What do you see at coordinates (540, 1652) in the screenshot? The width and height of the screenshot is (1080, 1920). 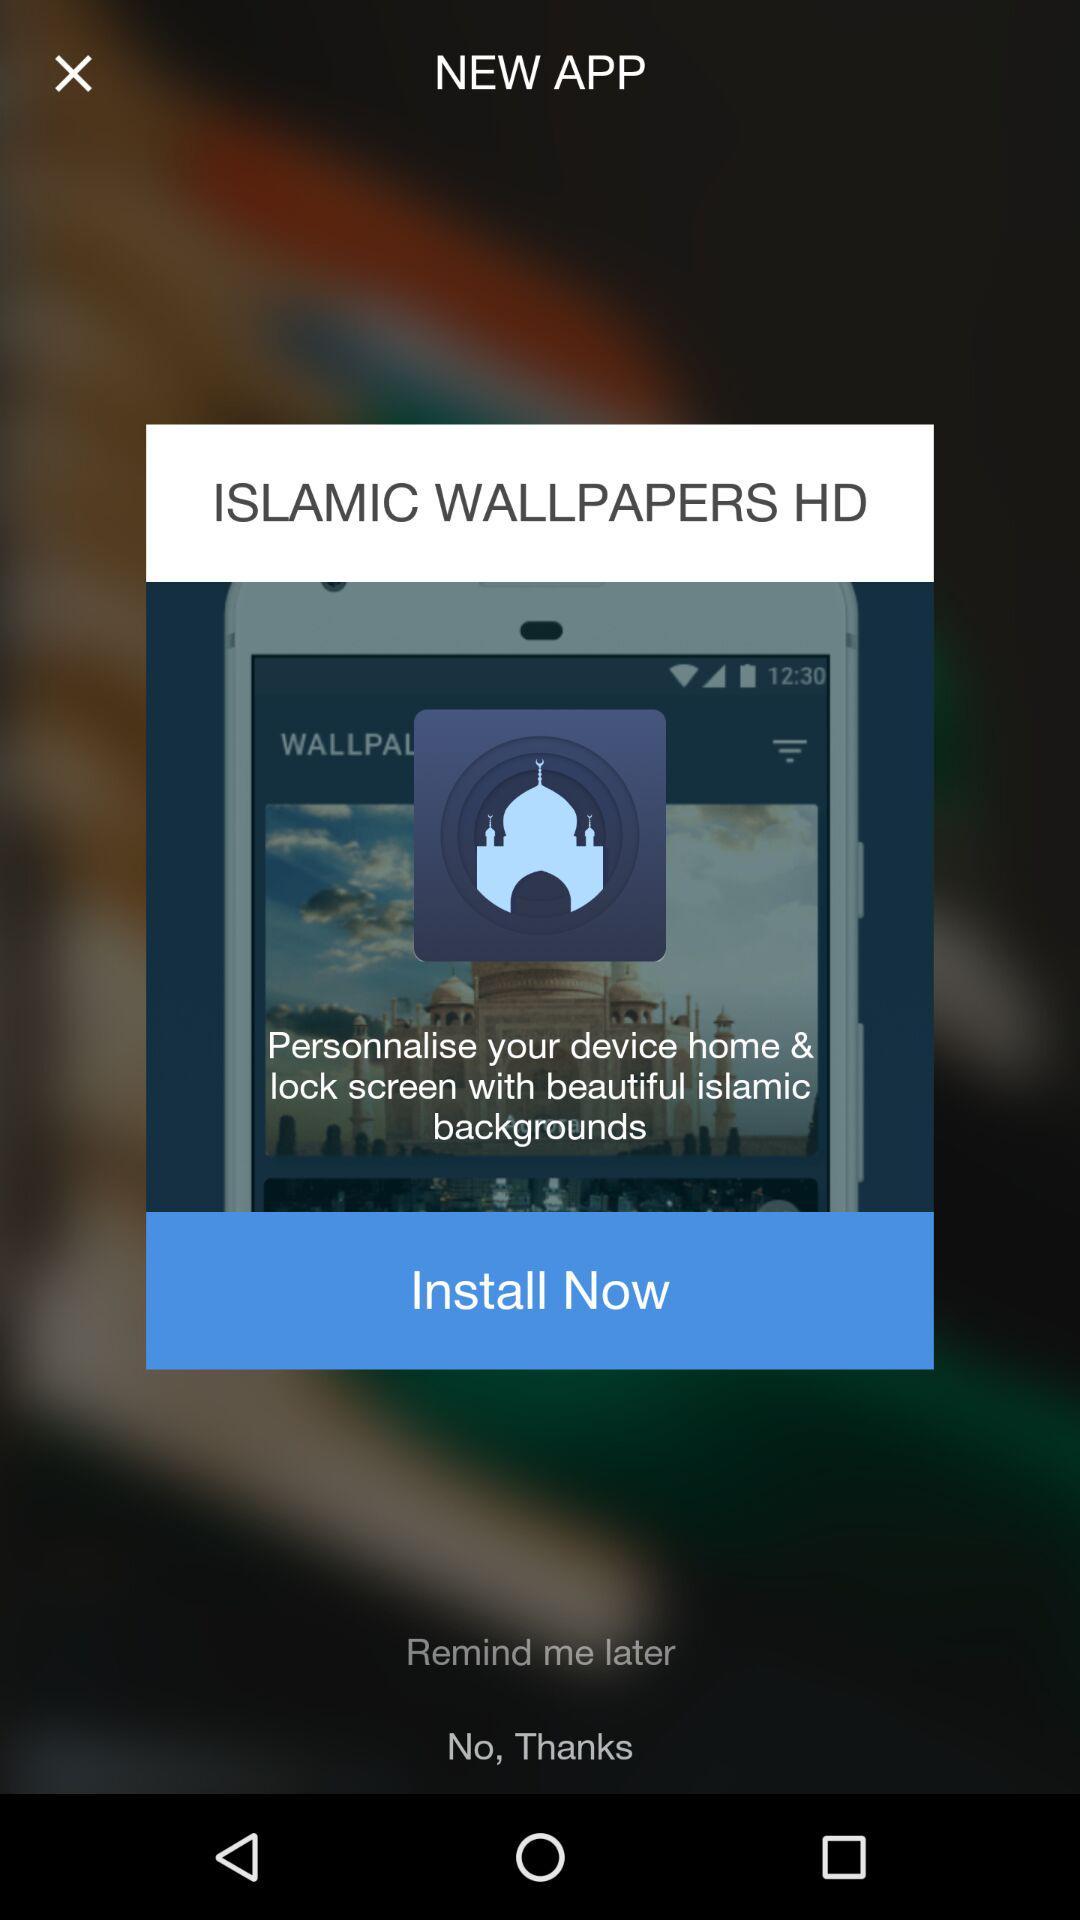 I see `the item above the no, thanks item` at bounding box center [540, 1652].